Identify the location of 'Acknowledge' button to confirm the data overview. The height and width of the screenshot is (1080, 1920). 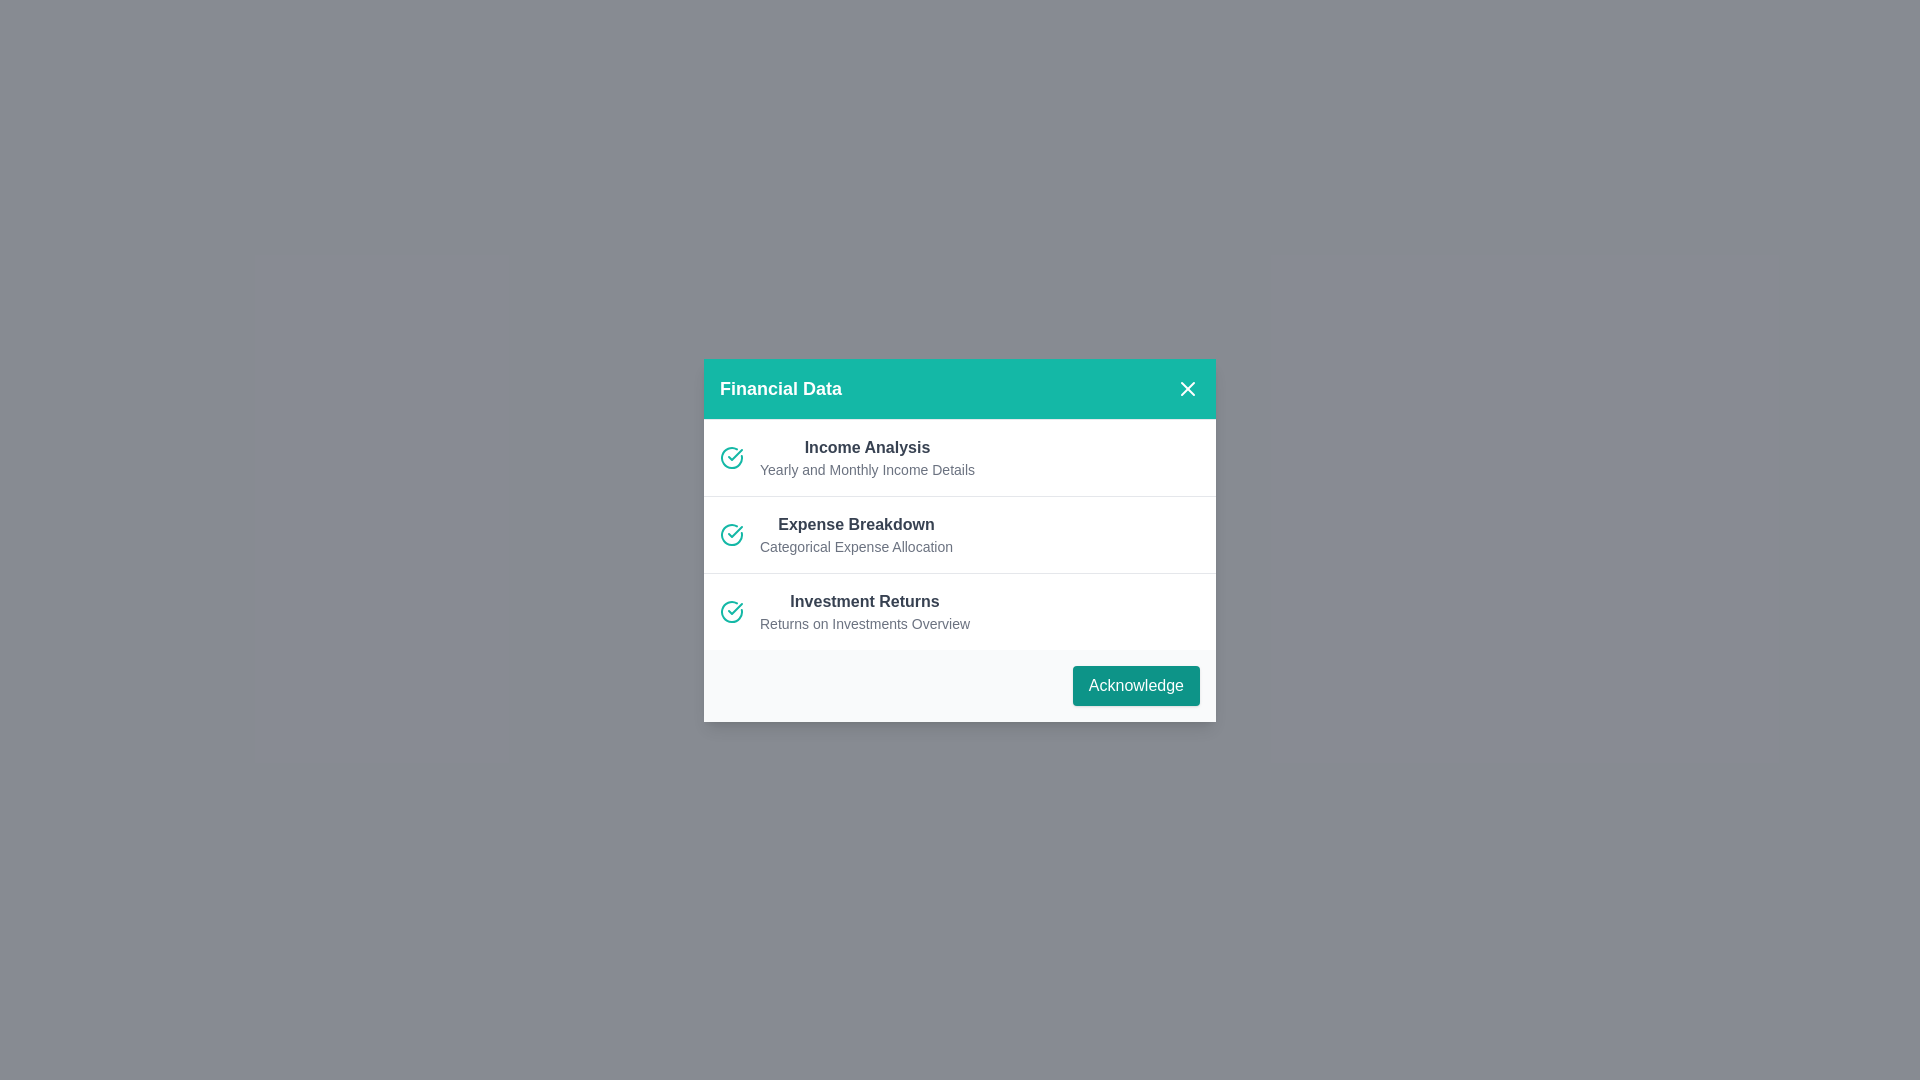
(1136, 684).